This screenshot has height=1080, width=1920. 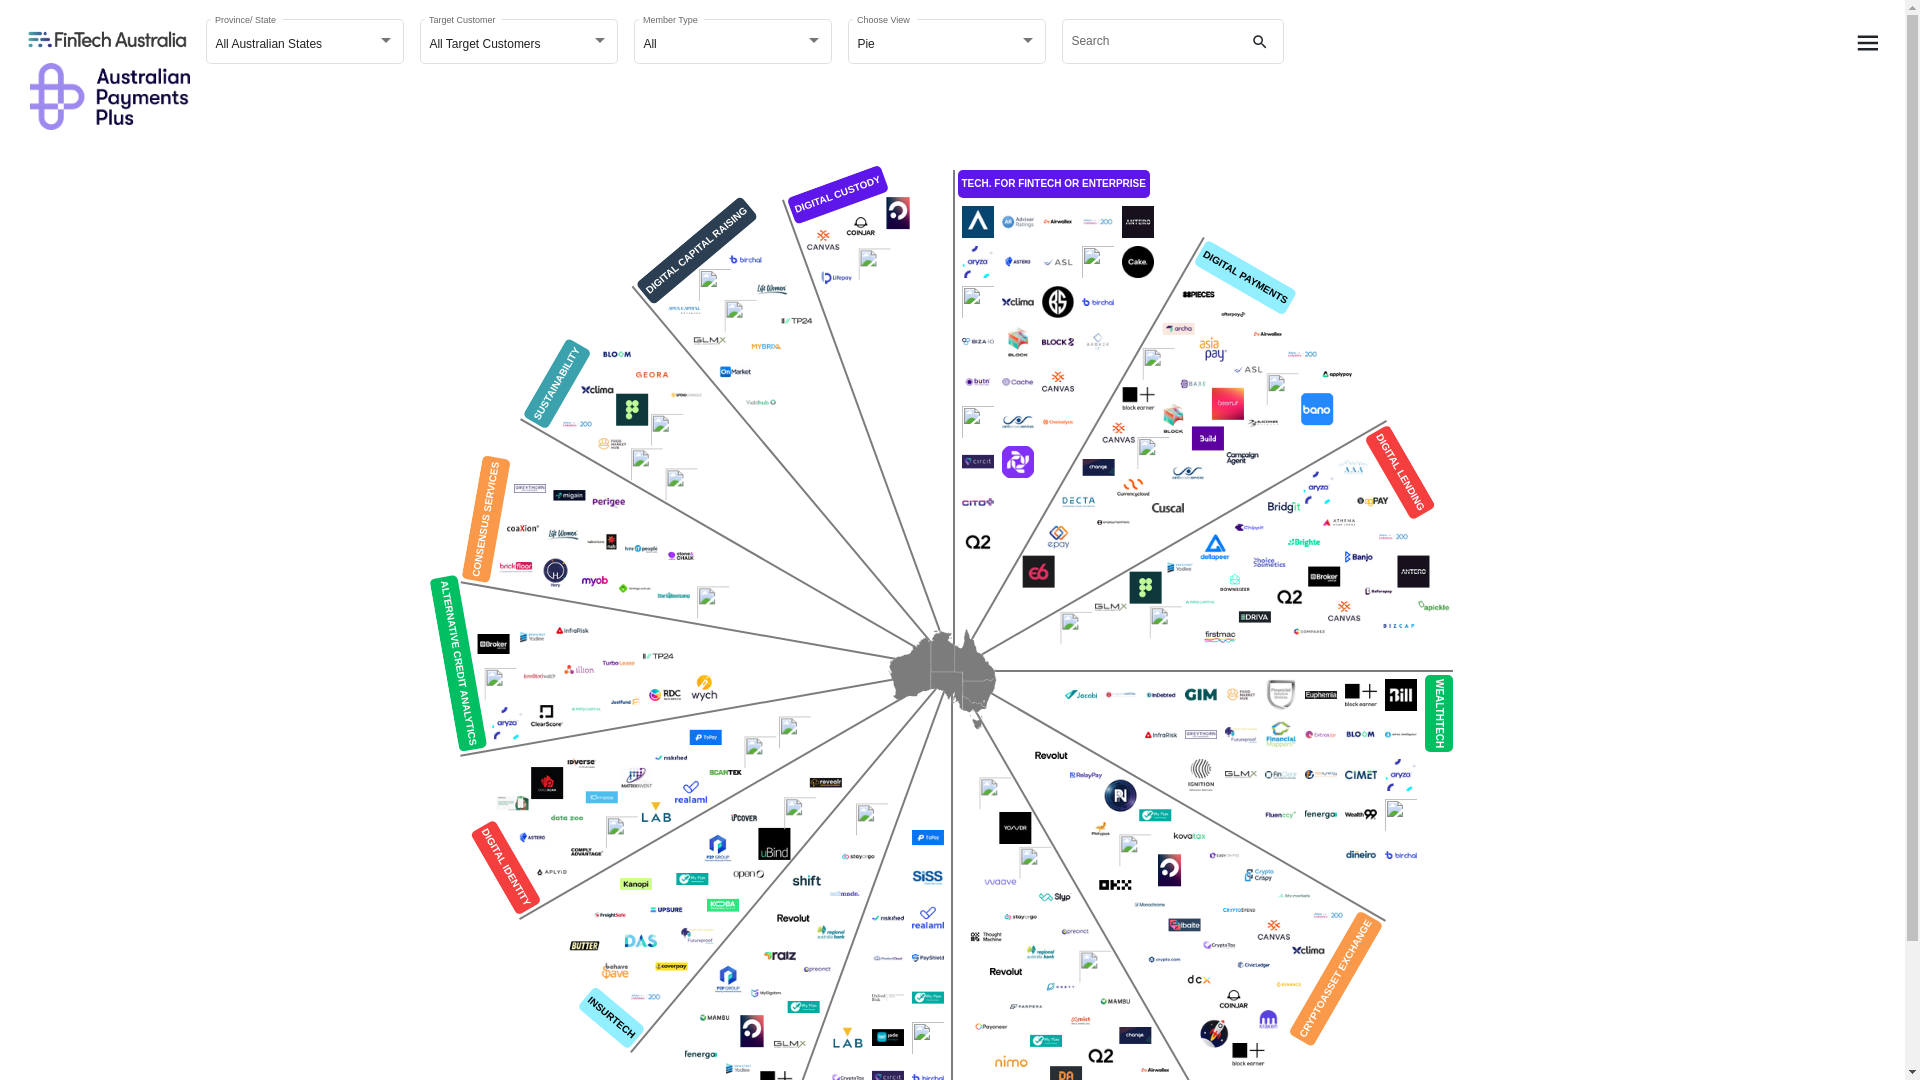 What do you see at coordinates (742, 817) in the screenshot?
I see `'upcover'` at bounding box center [742, 817].